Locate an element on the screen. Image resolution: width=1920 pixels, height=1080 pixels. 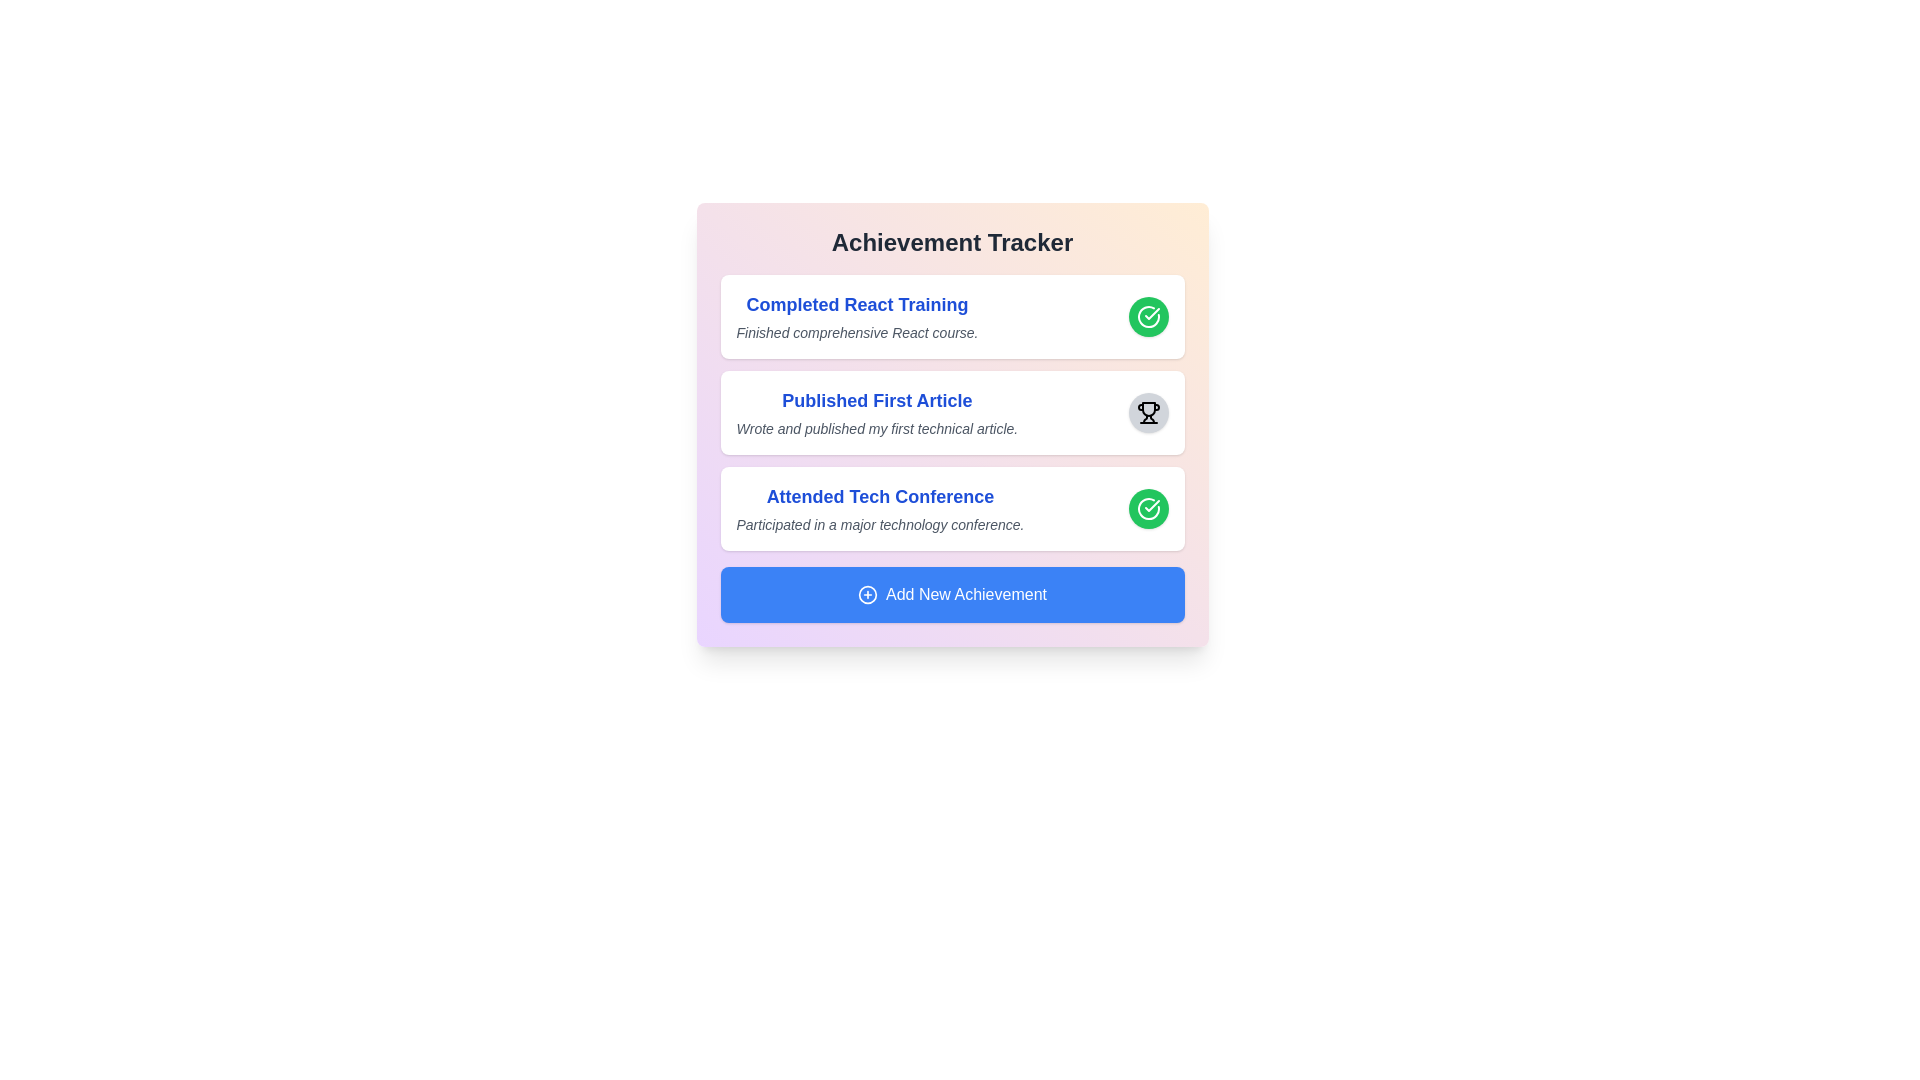
the 'Add New Achievement' button to add a new achievement is located at coordinates (951, 593).